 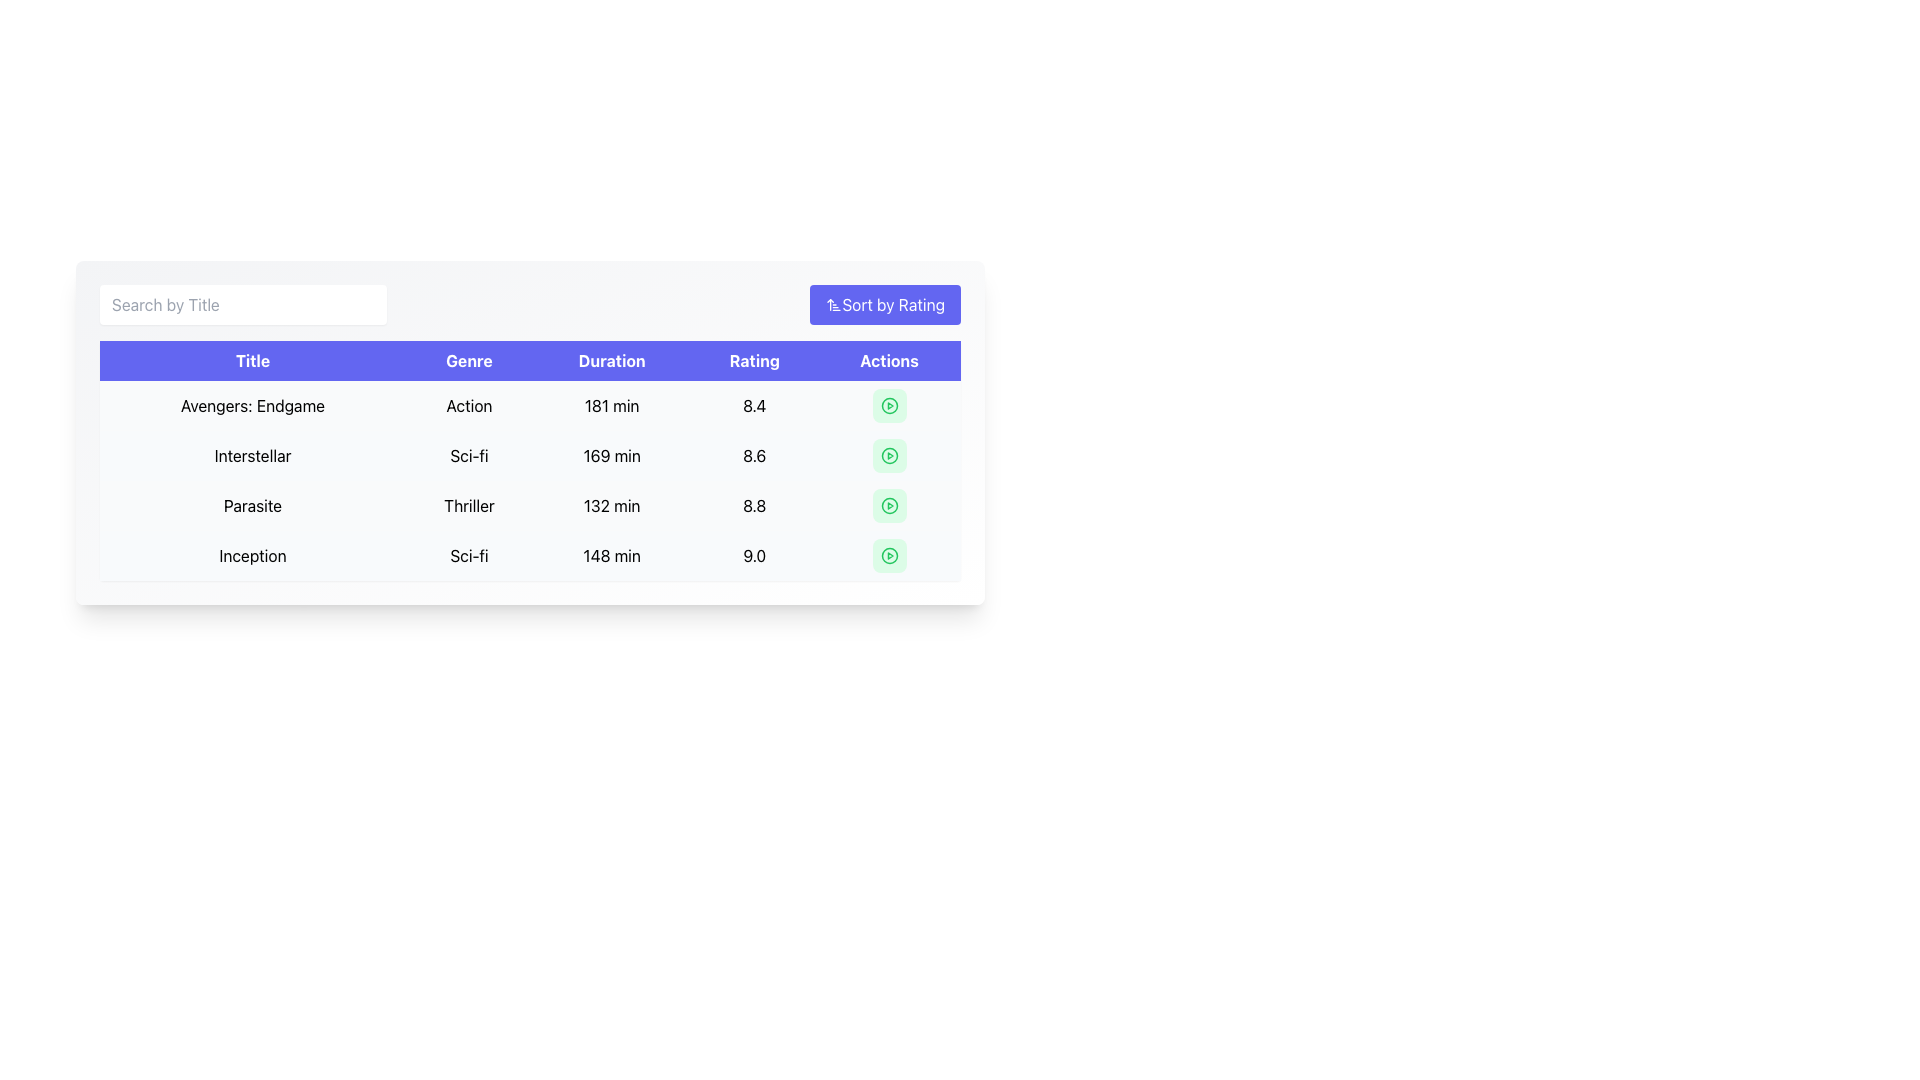 What do you see at coordinates (888, 455) in the screenshot?
I see `the button in the Actions column corresponding to the 'Interstellar' entry in the second row` at bounding box center [888, 455].